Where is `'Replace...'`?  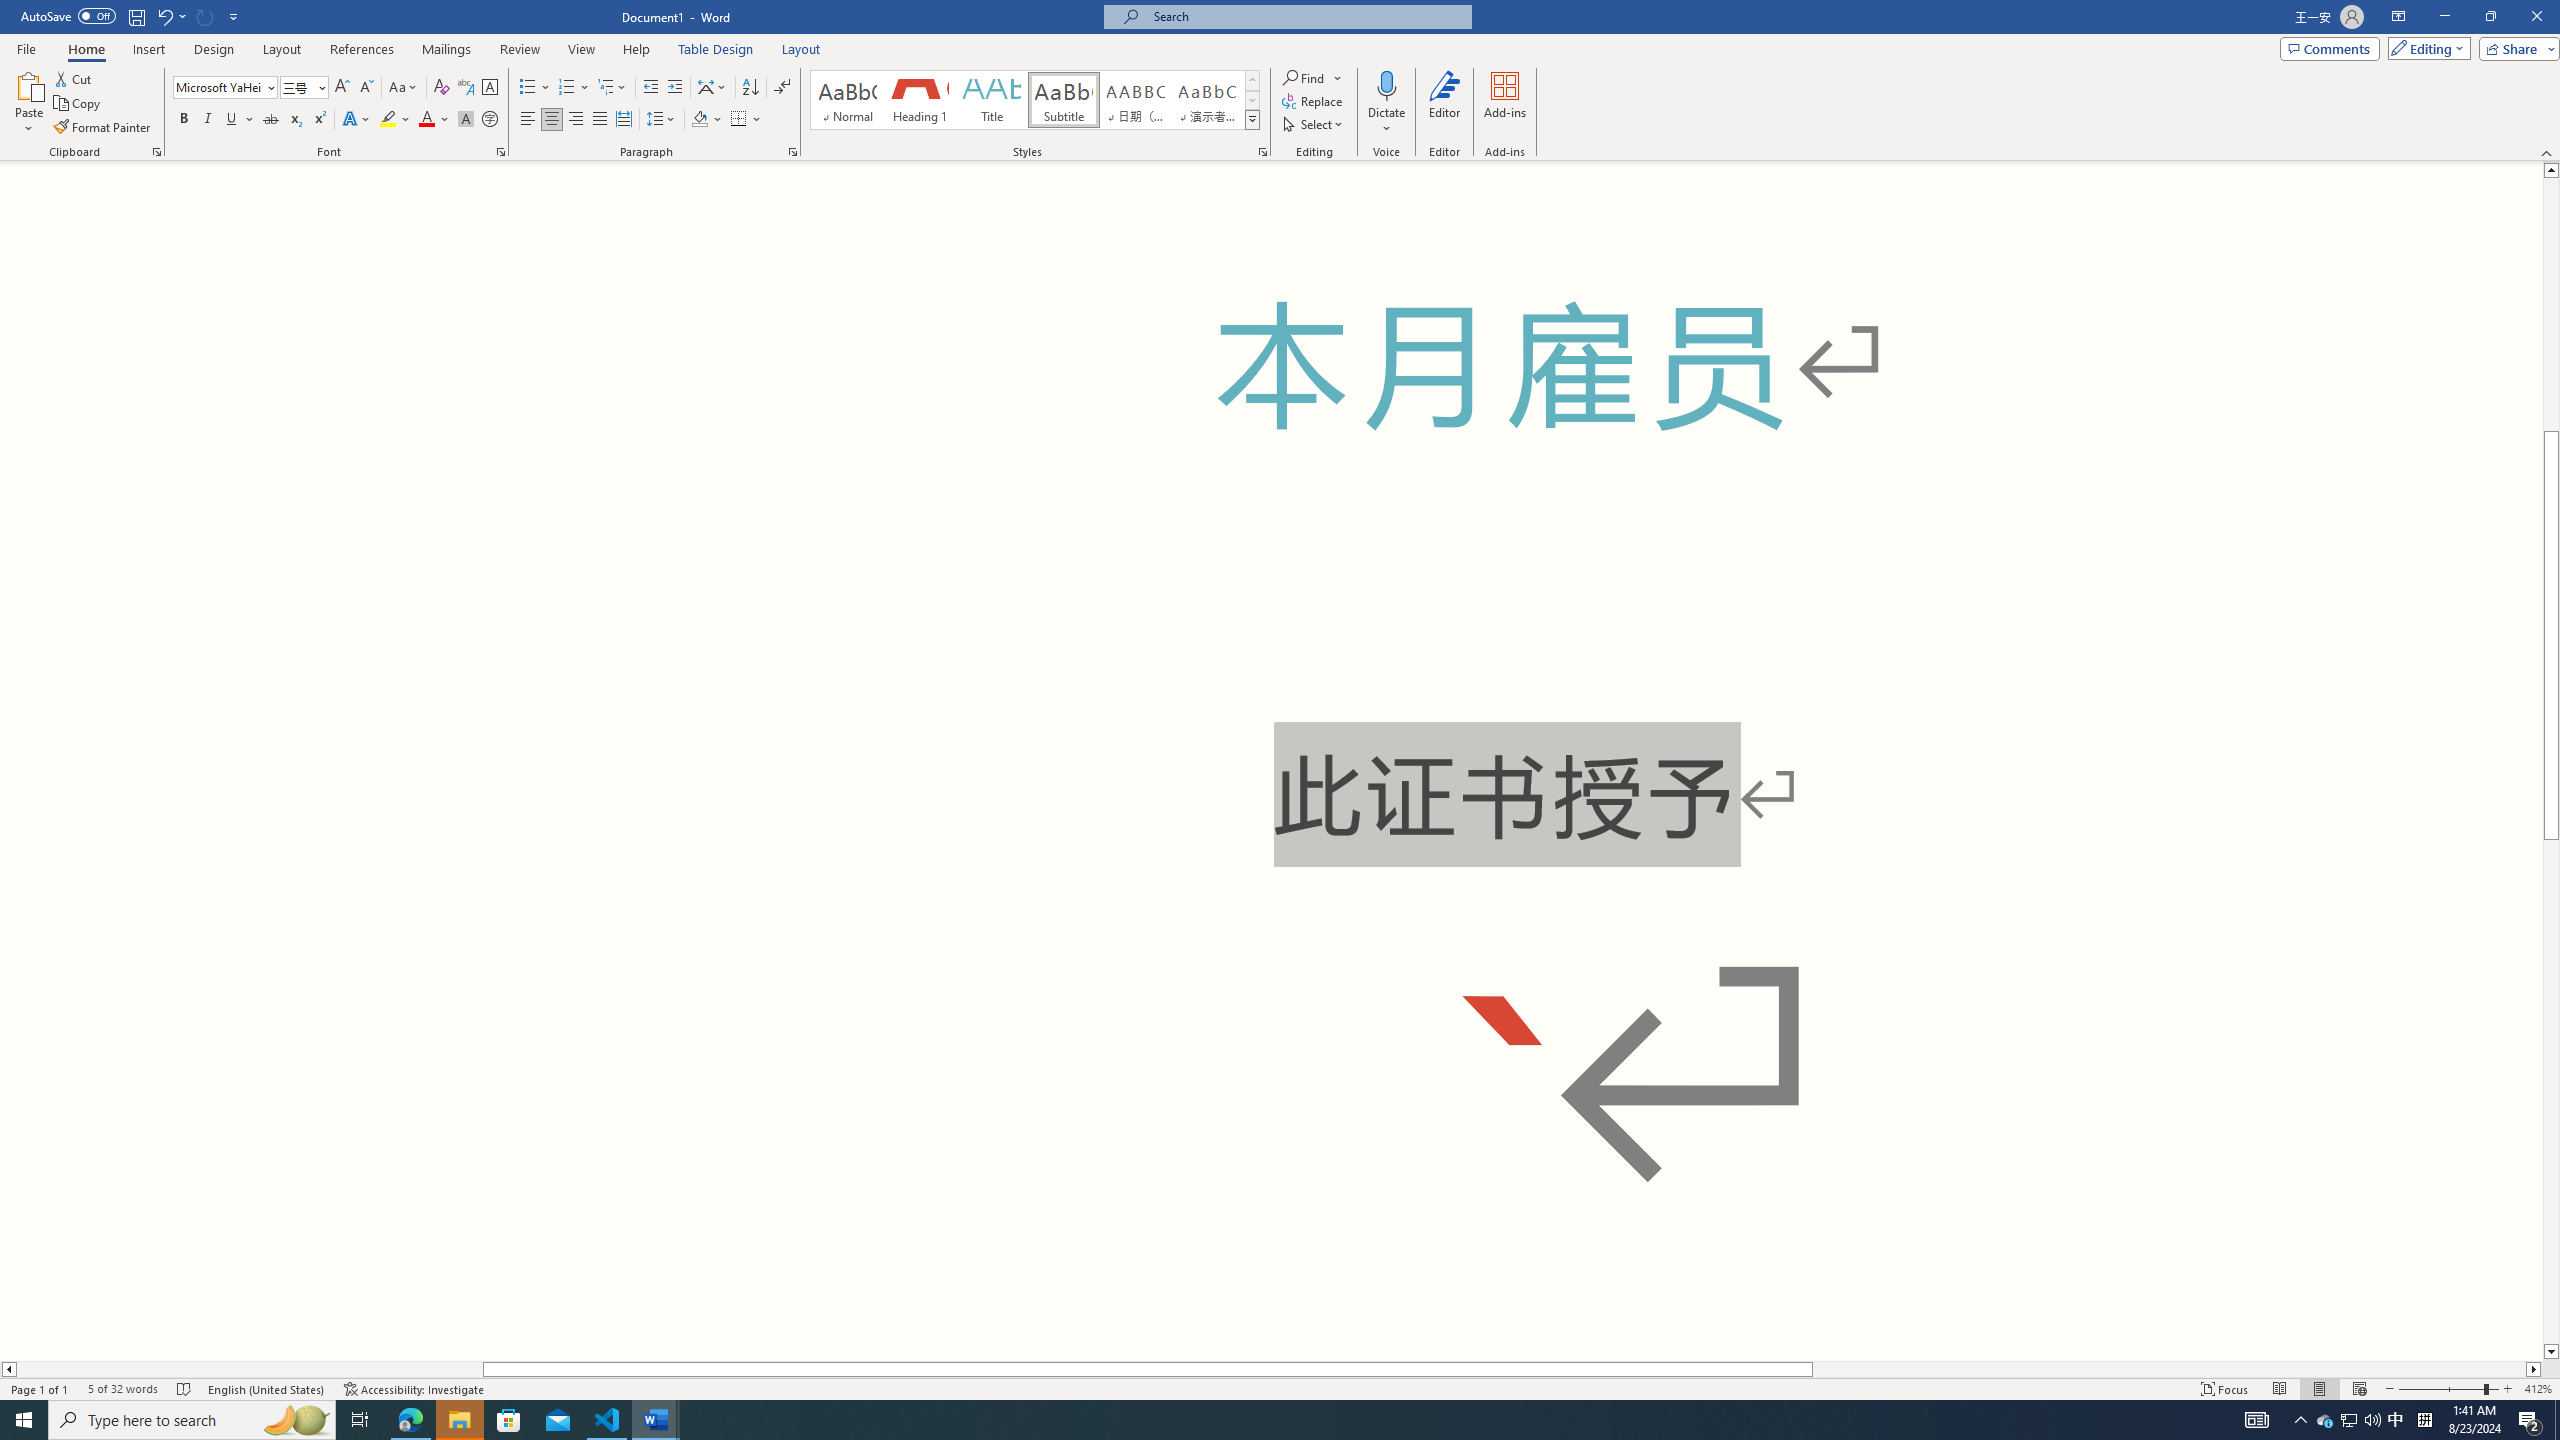 'Replace...' is located at coordinates (1313, 99).